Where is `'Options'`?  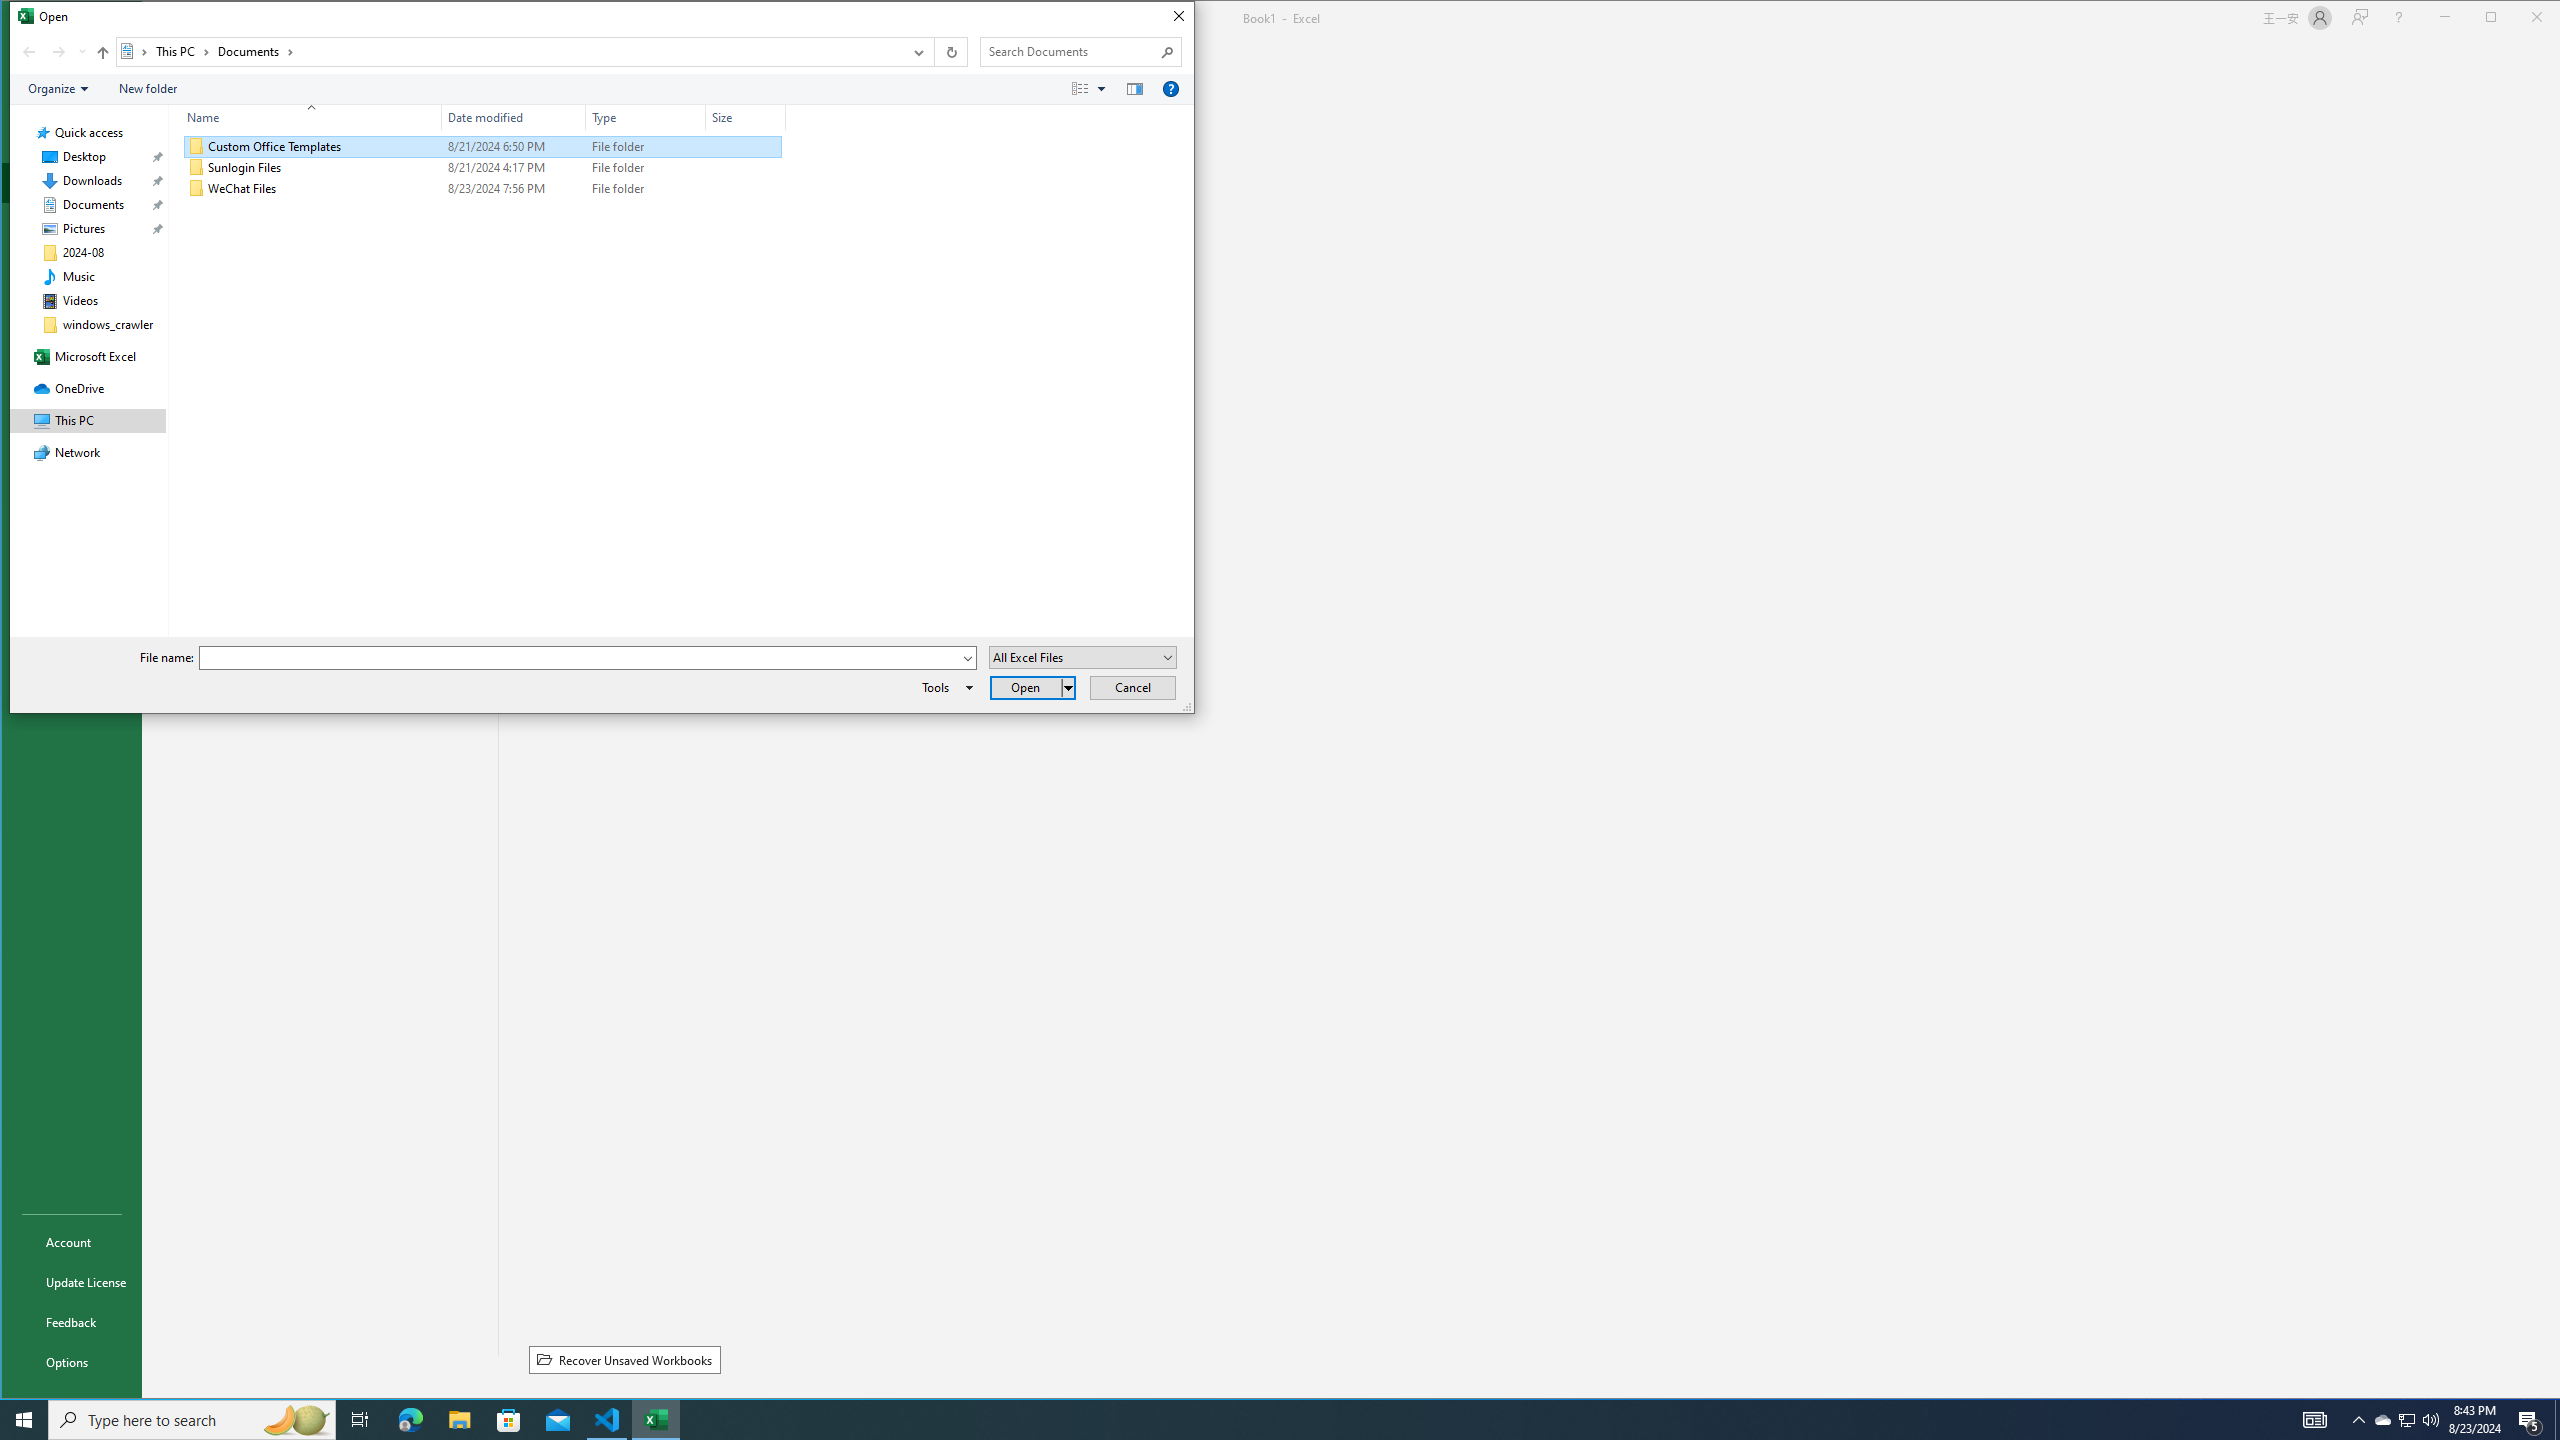
'Options' is located at coordinates (70, 1362).